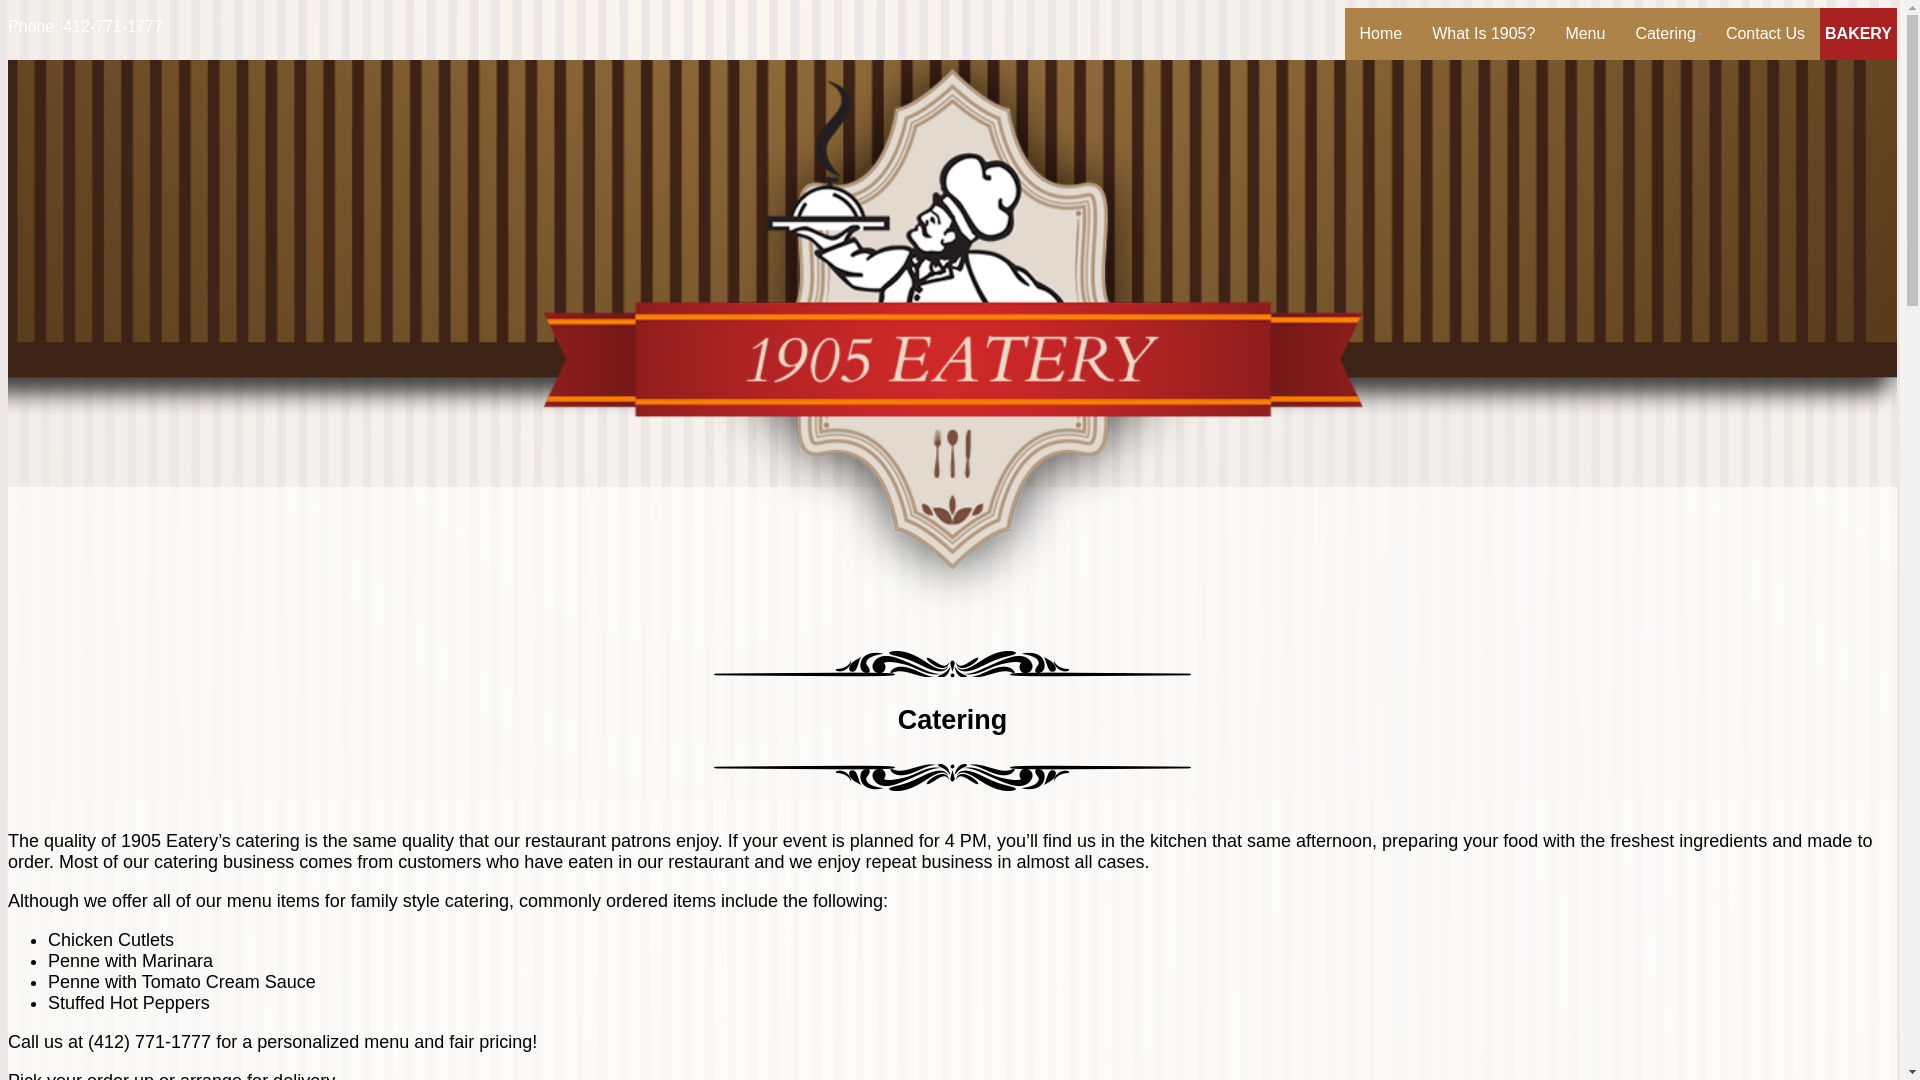 This screenshot has width=1920, height=1080. What do you see at coordinates (1857, 34) in the screenshot?
I see `'BAKERY'` at bounding box center [1857, 34].